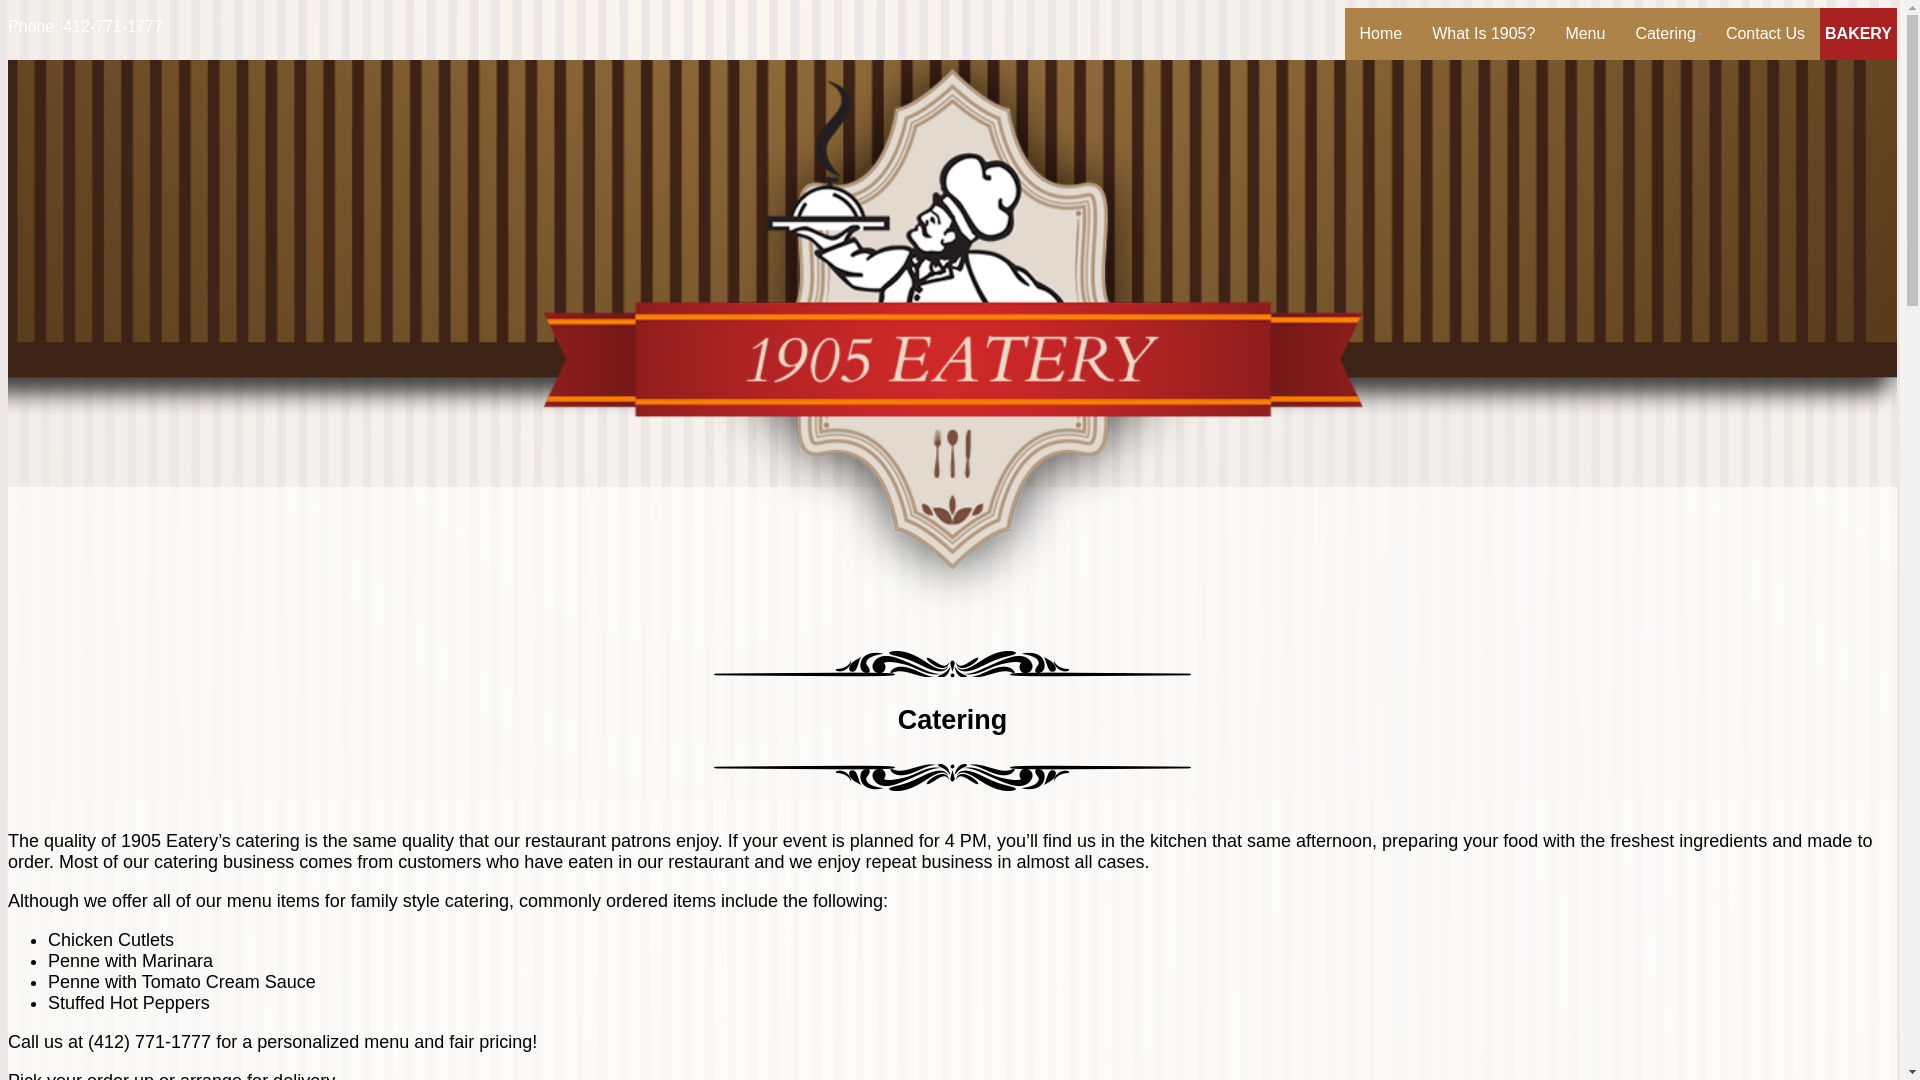 This screenshot has width=1920, height=1080. What do you see at coordinates (1857, 34) in the screenshot?
I see `'BAKERY'` at bounding box center [1857, 34].